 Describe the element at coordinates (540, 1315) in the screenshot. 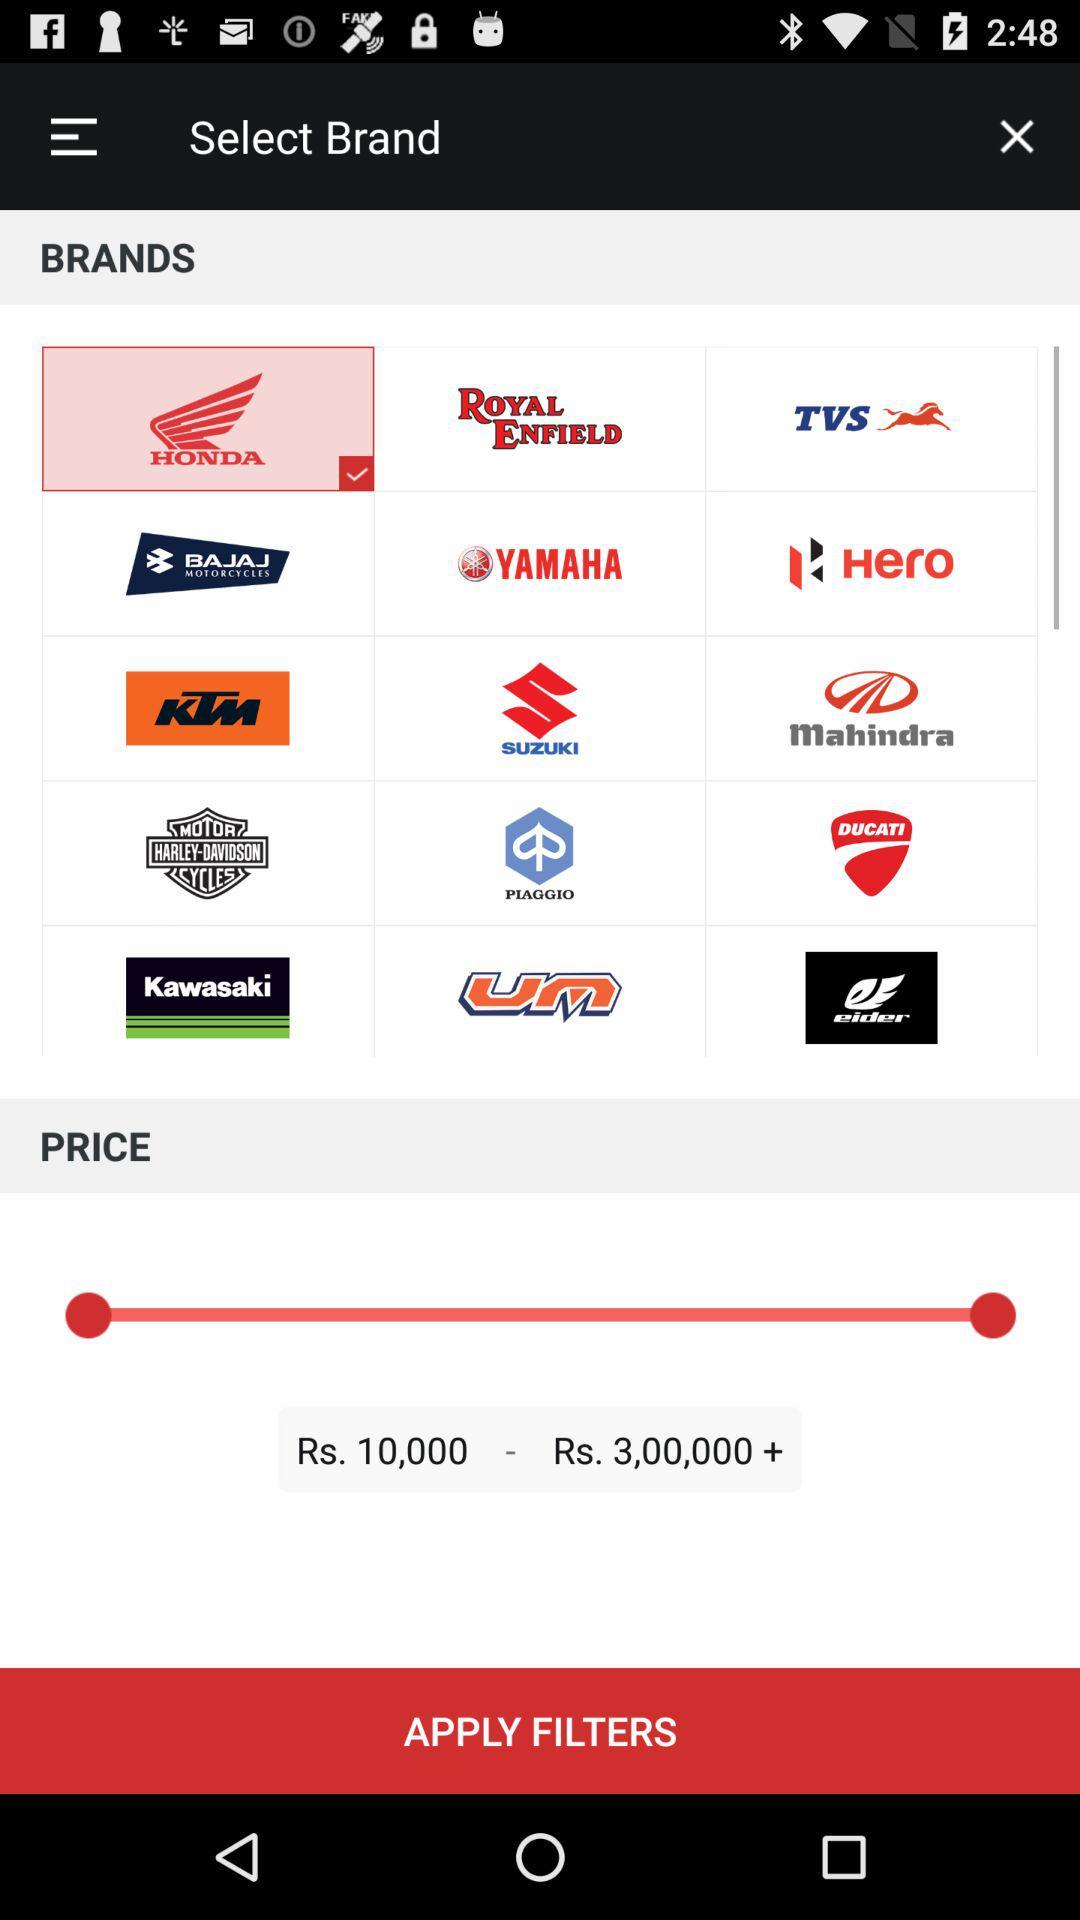

I see `on the level slider below price` at that location.